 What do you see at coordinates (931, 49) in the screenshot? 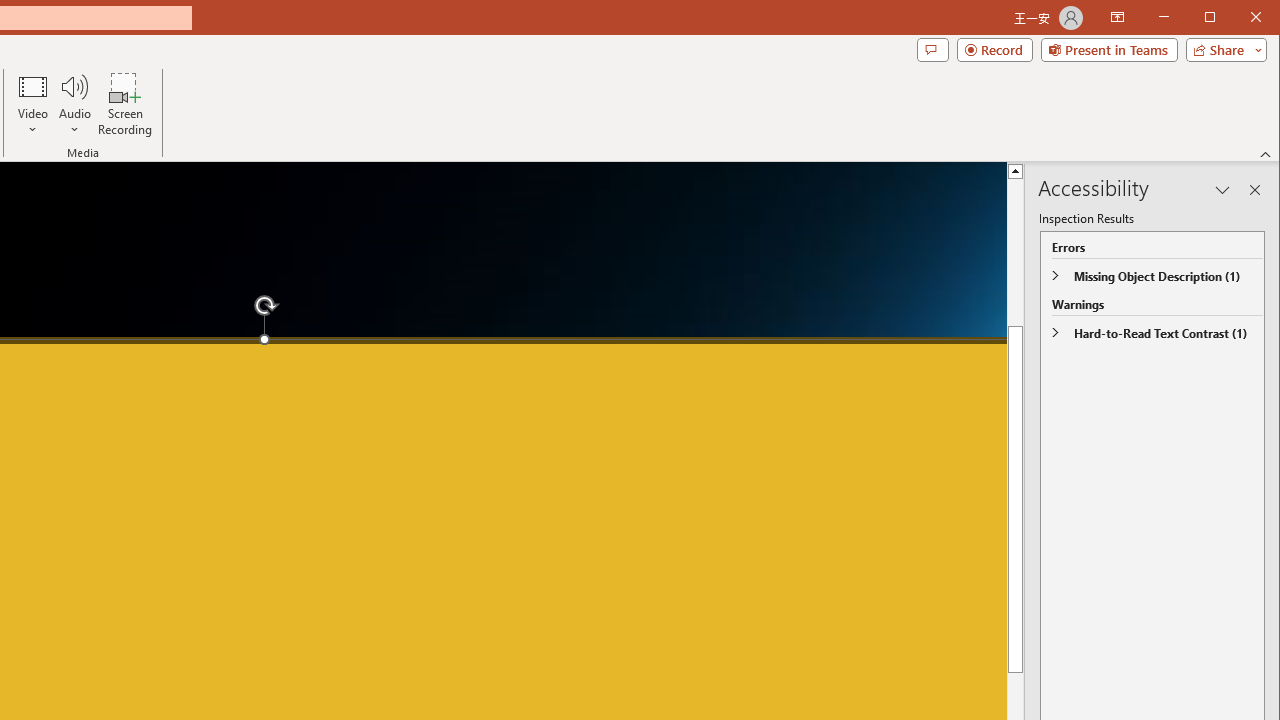
I see `'Comments'` at bounding box center [931, 49].